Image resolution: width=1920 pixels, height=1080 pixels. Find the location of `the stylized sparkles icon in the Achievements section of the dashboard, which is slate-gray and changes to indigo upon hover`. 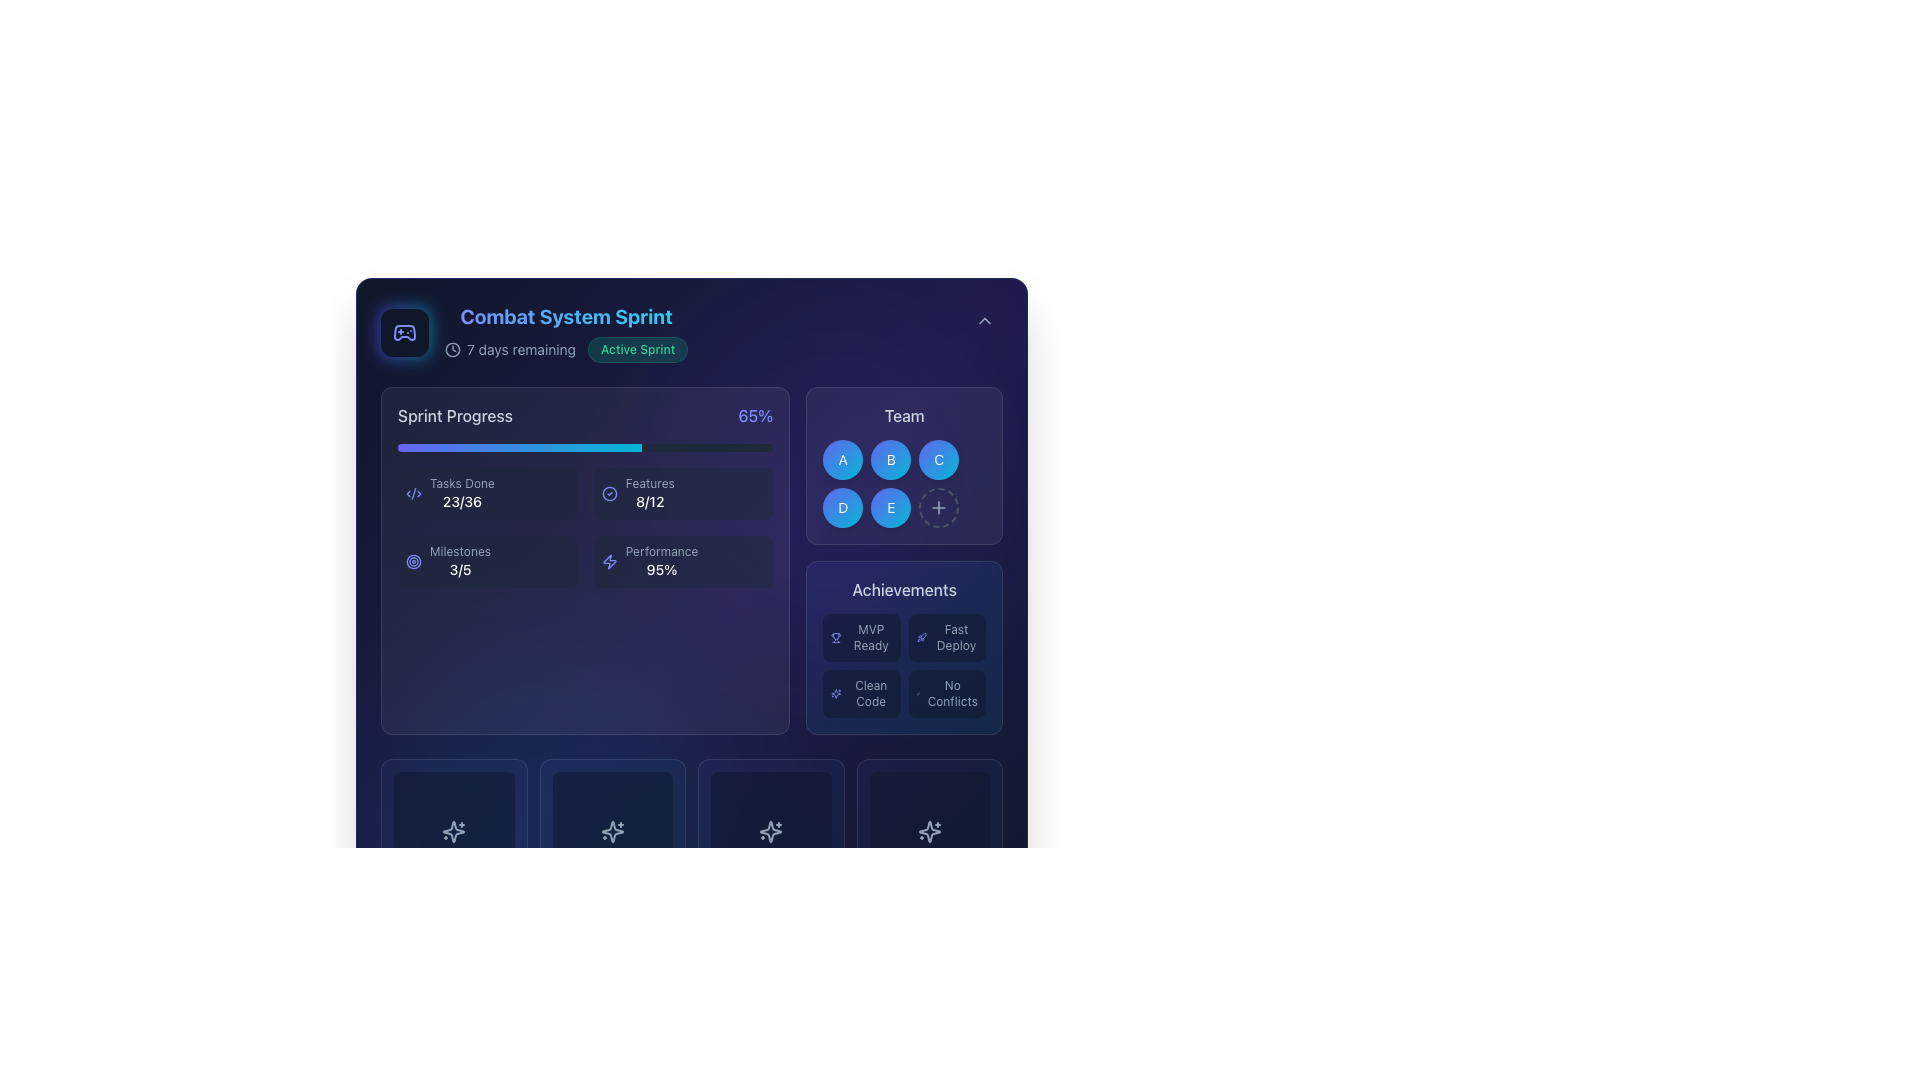

the stylized sparkles icon in the Achievements section of the dashboard, which is slate-gray and changes to indigo upon hover is located at coordinates (453, 832).